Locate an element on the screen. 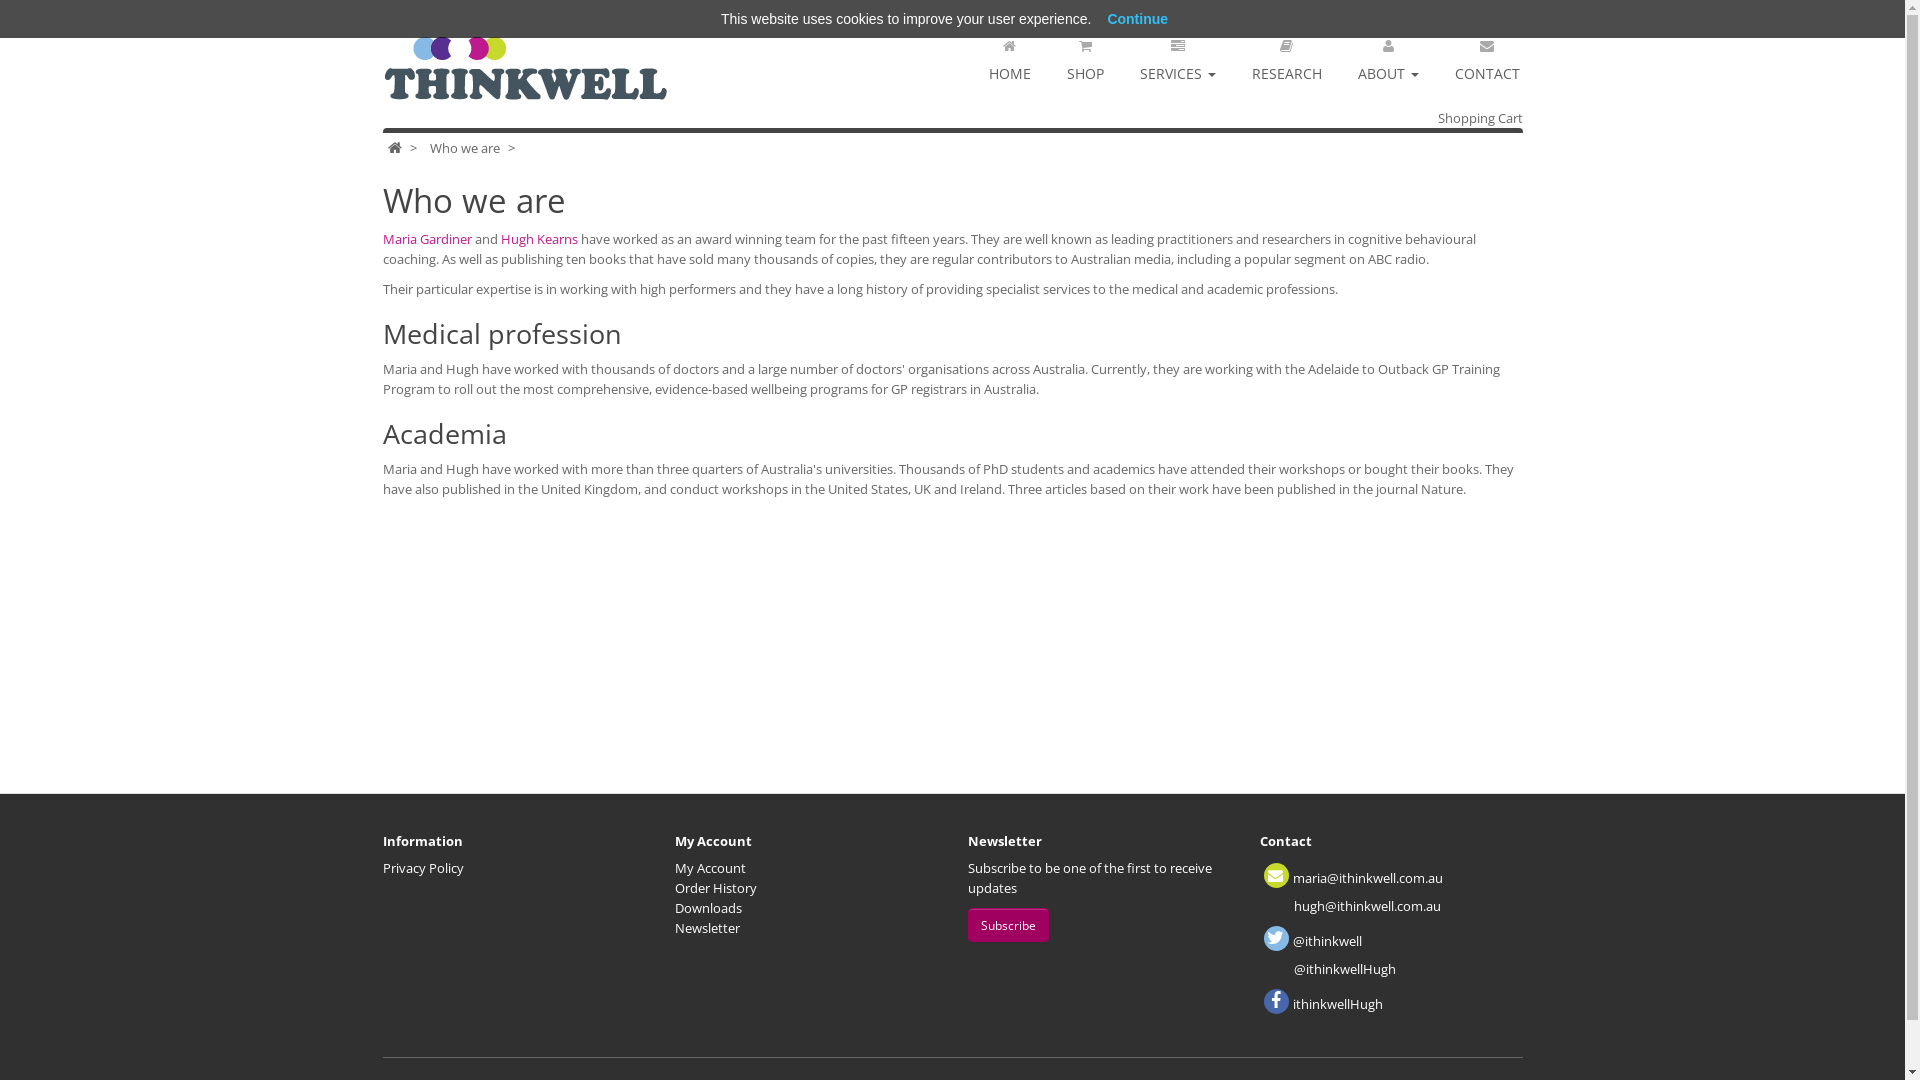 The height and width of the screenshot is (1080, 1920). 'My Account' is located at coordinates (710, 866).